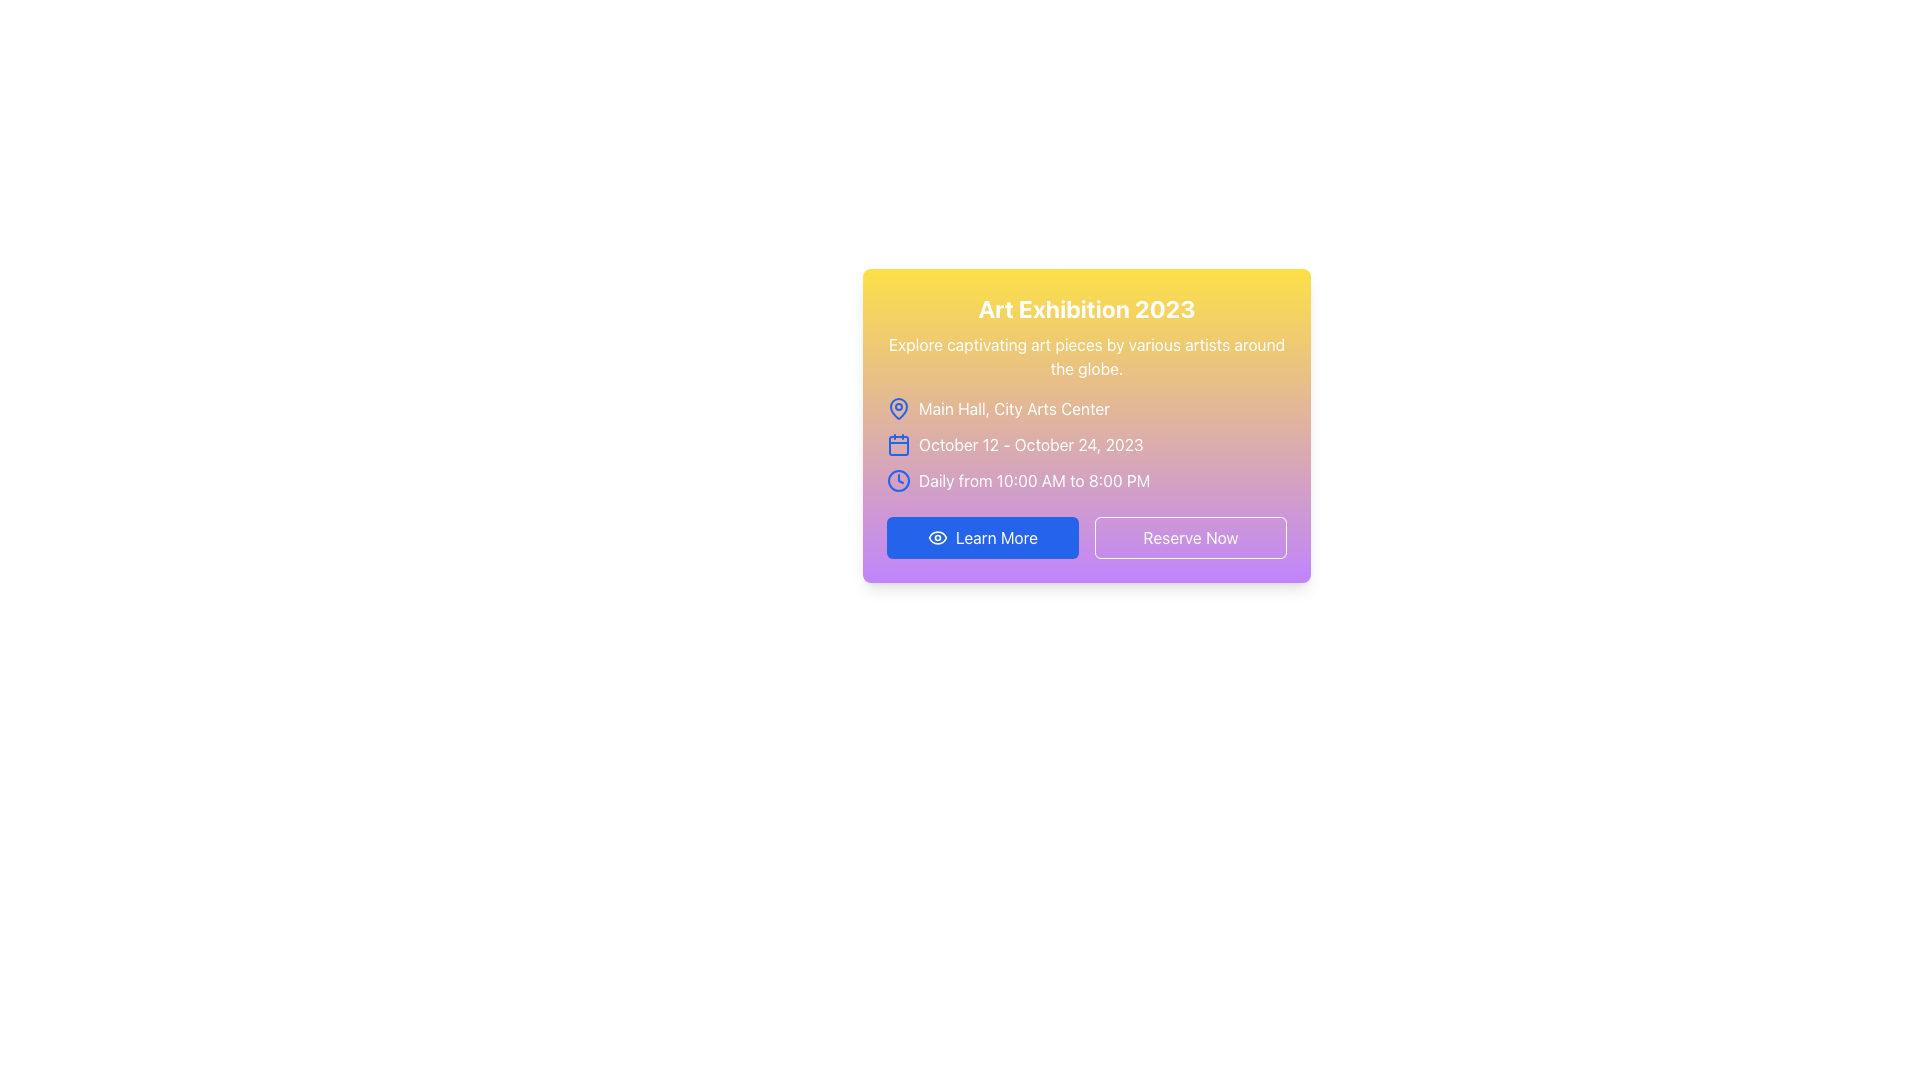 The height and width of the screenshot is (1080, 1920). Describe the element at coordinates (897, 443) in the screenshot. I see `the calendar icon located on the left side of the line containing the text 'October 12 - October 24, 2023', which is visually represented by a calendar icon within a yellow gradient card` at that location.